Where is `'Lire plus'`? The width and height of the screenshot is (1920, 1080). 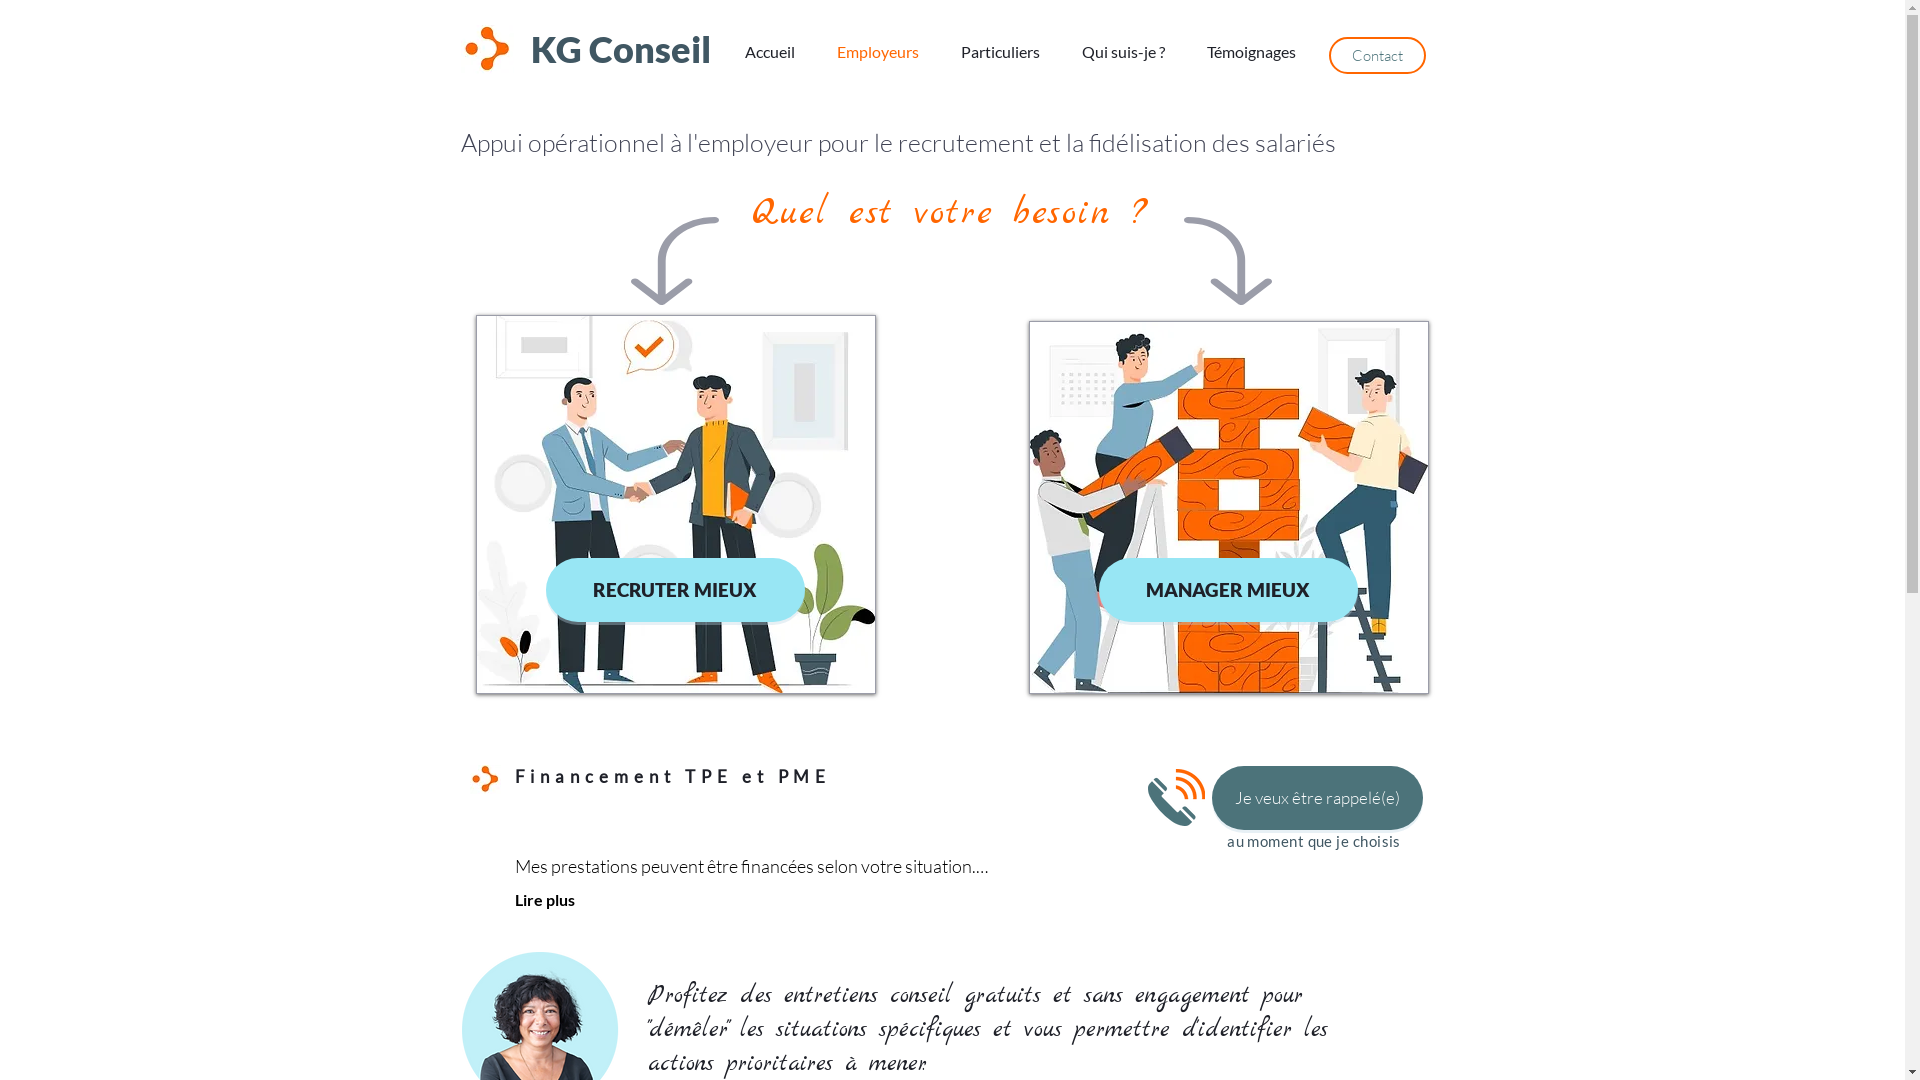
'Lire plus' is located at coordinates (543, 898).